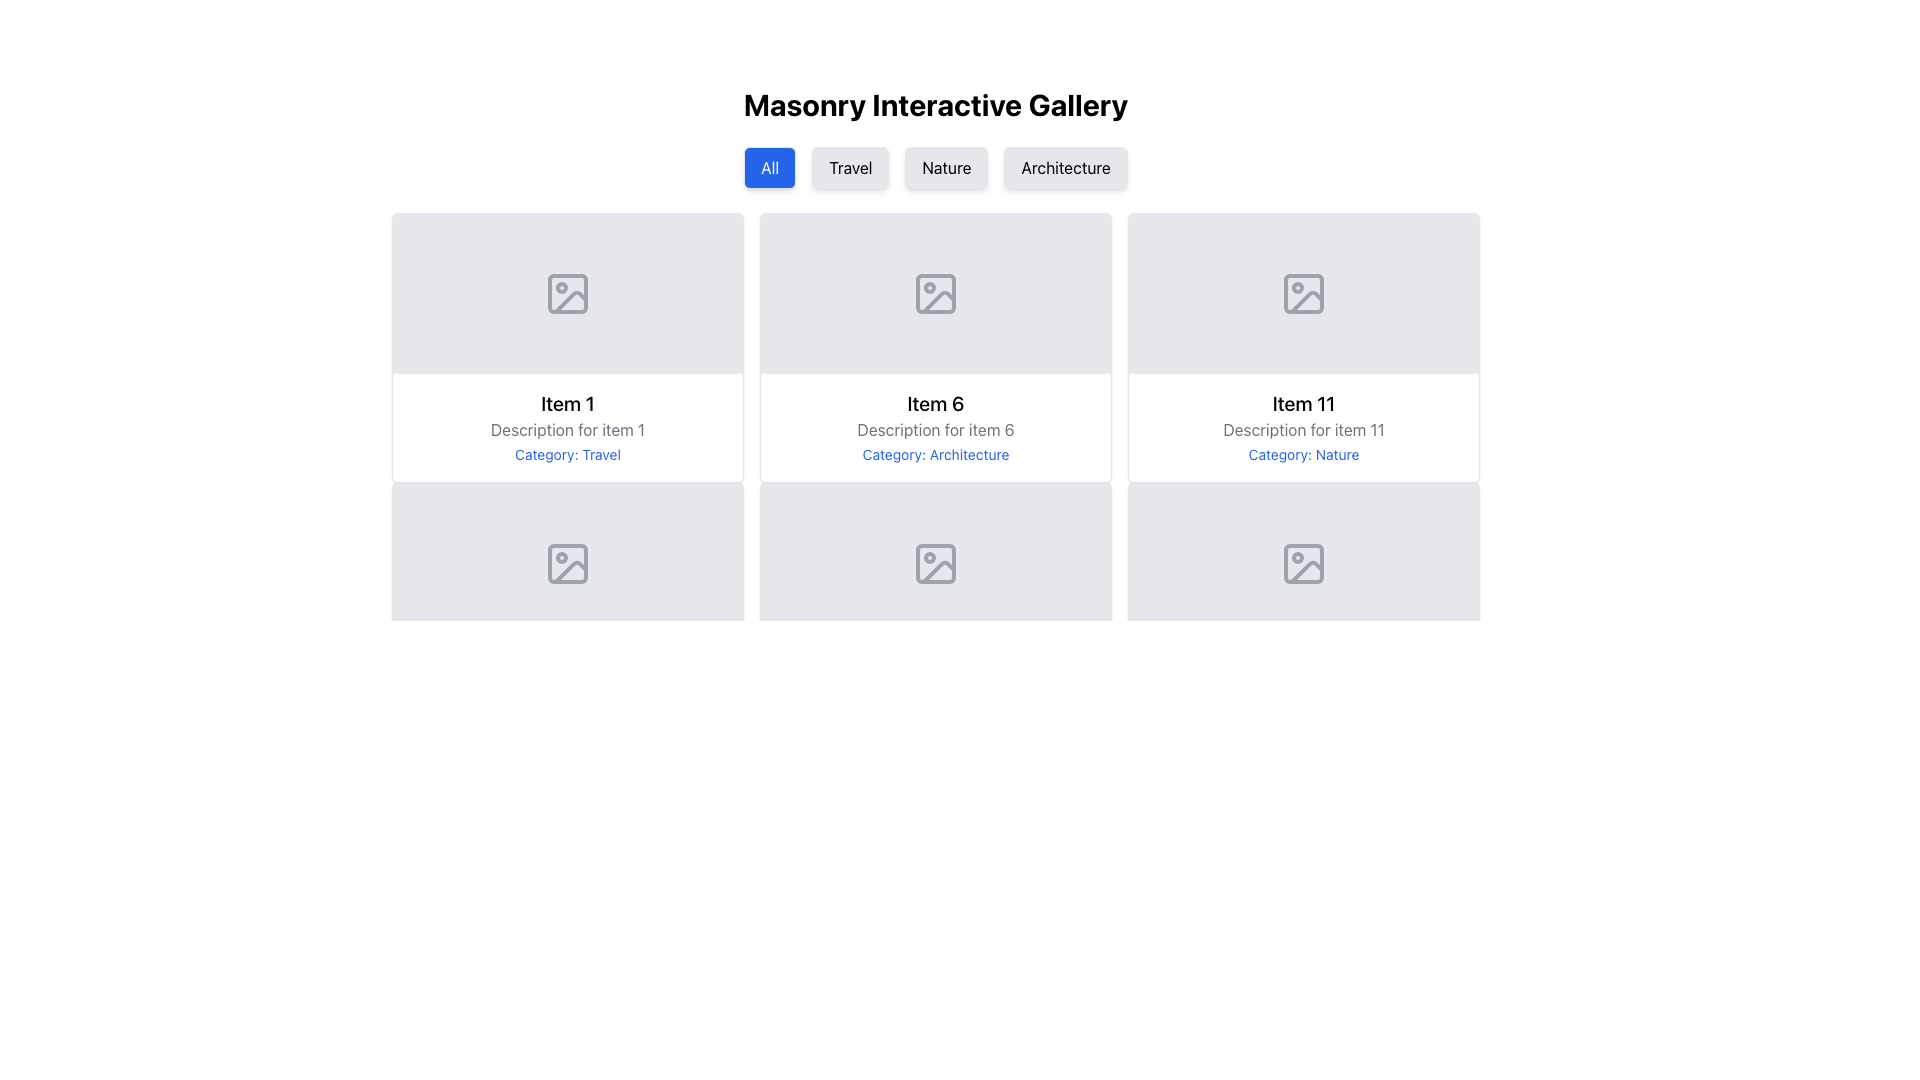 The image size is (1920, 1080). What do you see at coordinates (1304, 563) in the screenshot?
I see `the icon resembling an image placeholder located within the tile labeled 'Item 11' in the masonry gallery` at bounding box center [1304, 563].